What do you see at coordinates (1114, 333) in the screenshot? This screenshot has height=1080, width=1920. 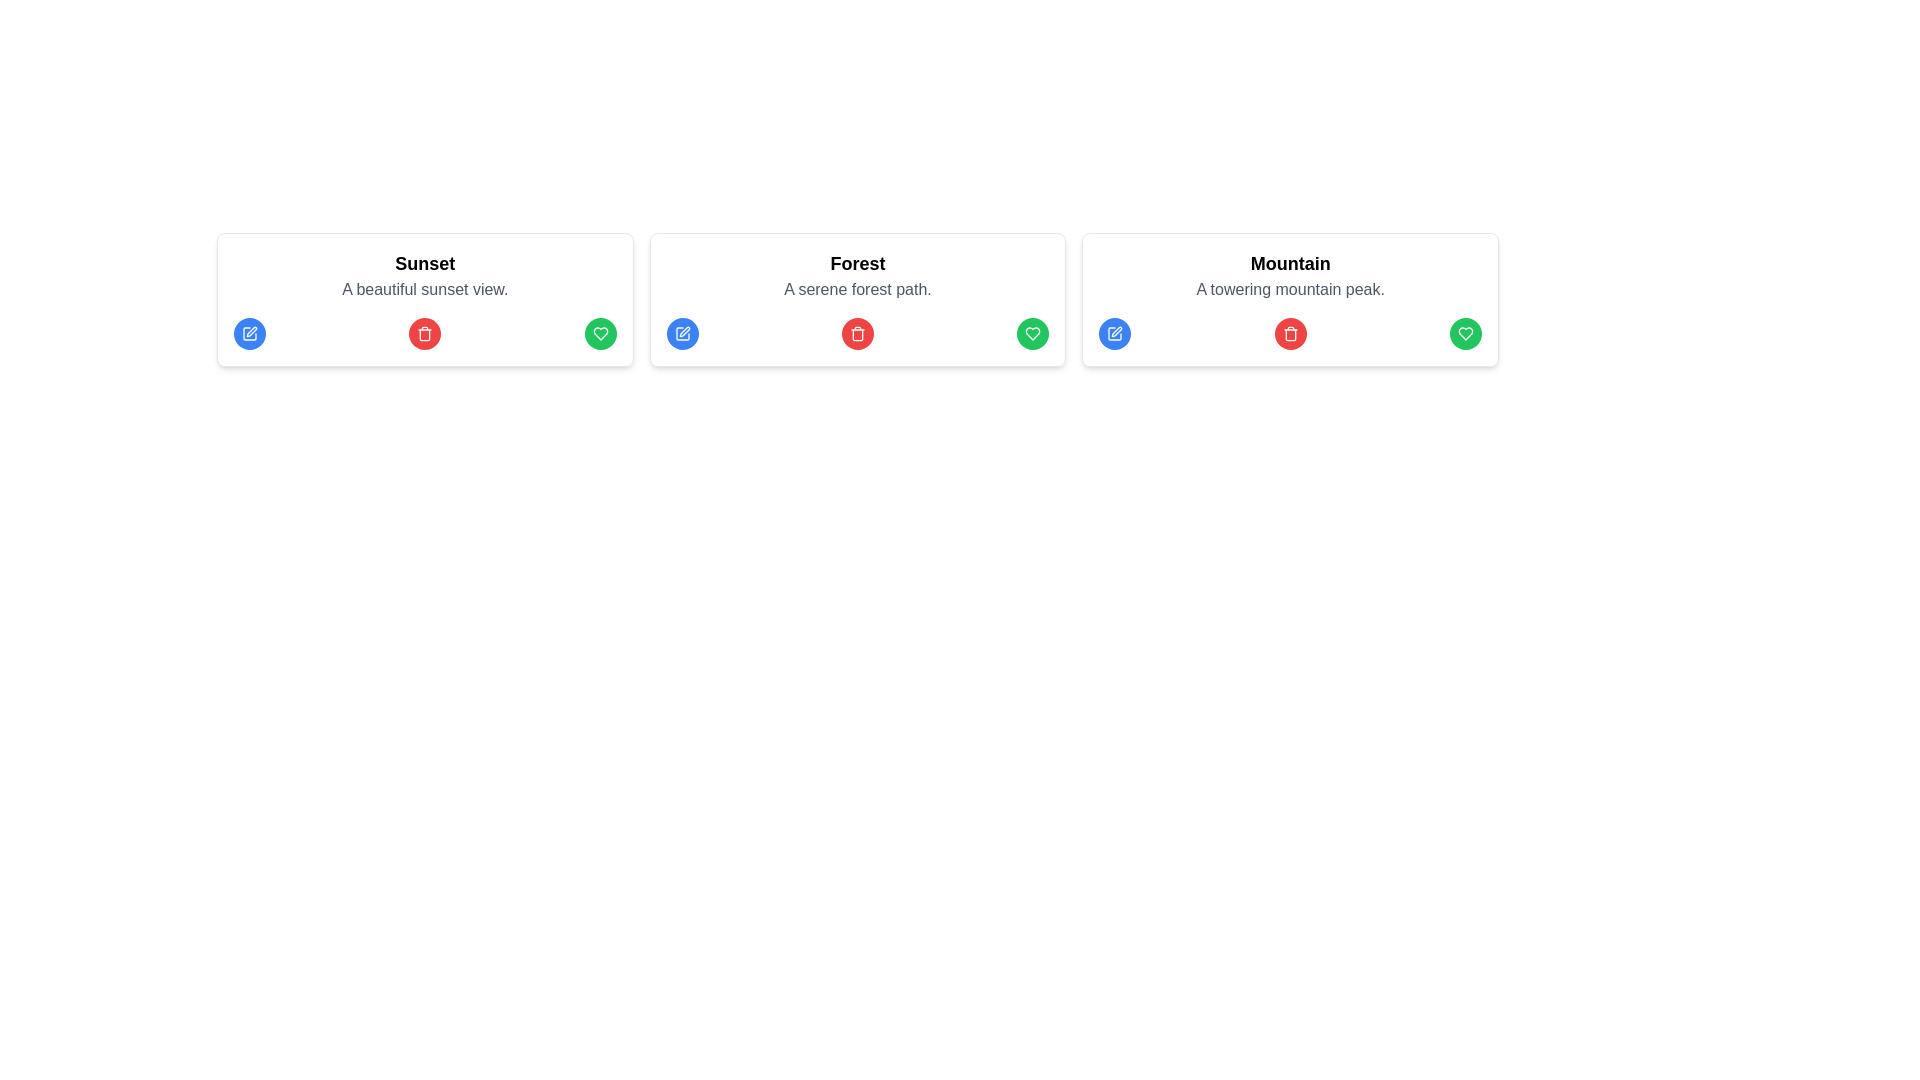 I see `the vector graphic element styled with strokes in a neutral color, located within the blue circular button next to the title 'Mountain' in the third card` at bounding box center [1114, 333].